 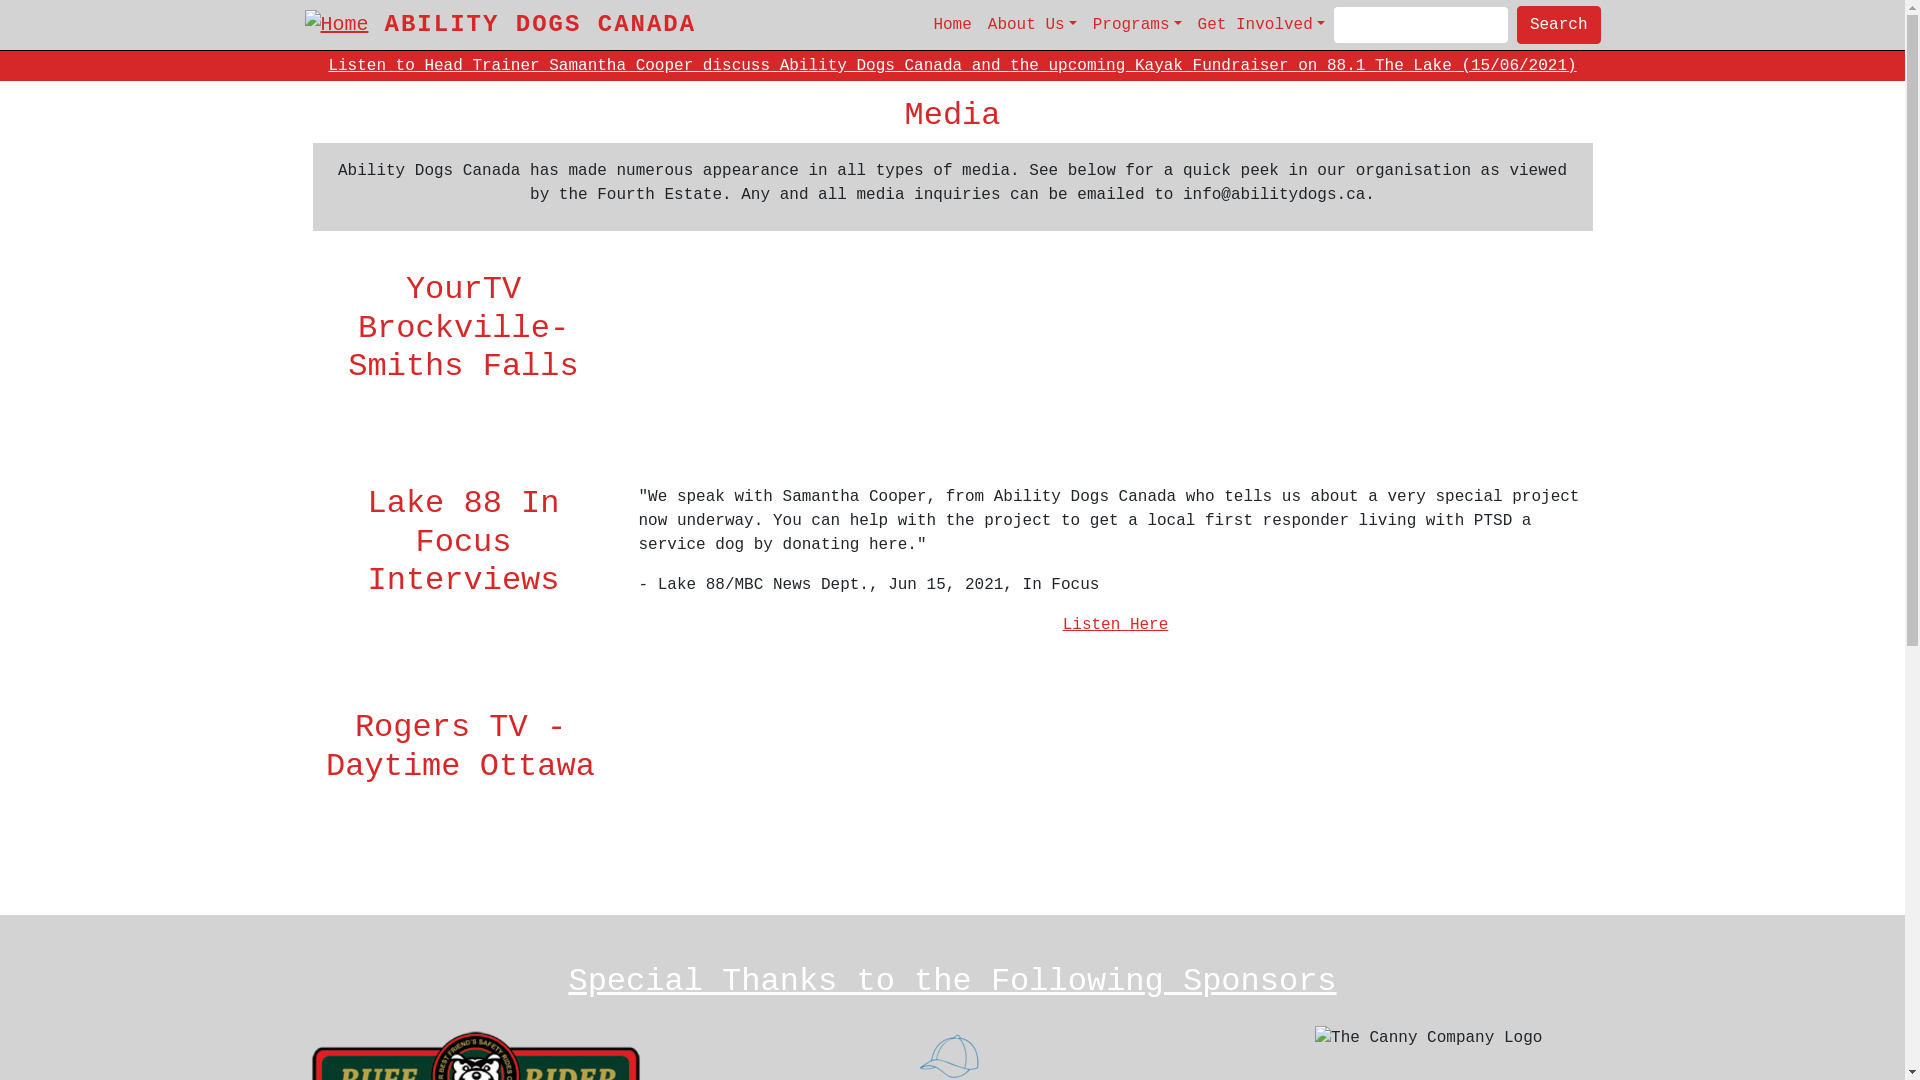 I want to click on 'Enter the terms you wish to search for.', so click(x=1333, y=24).